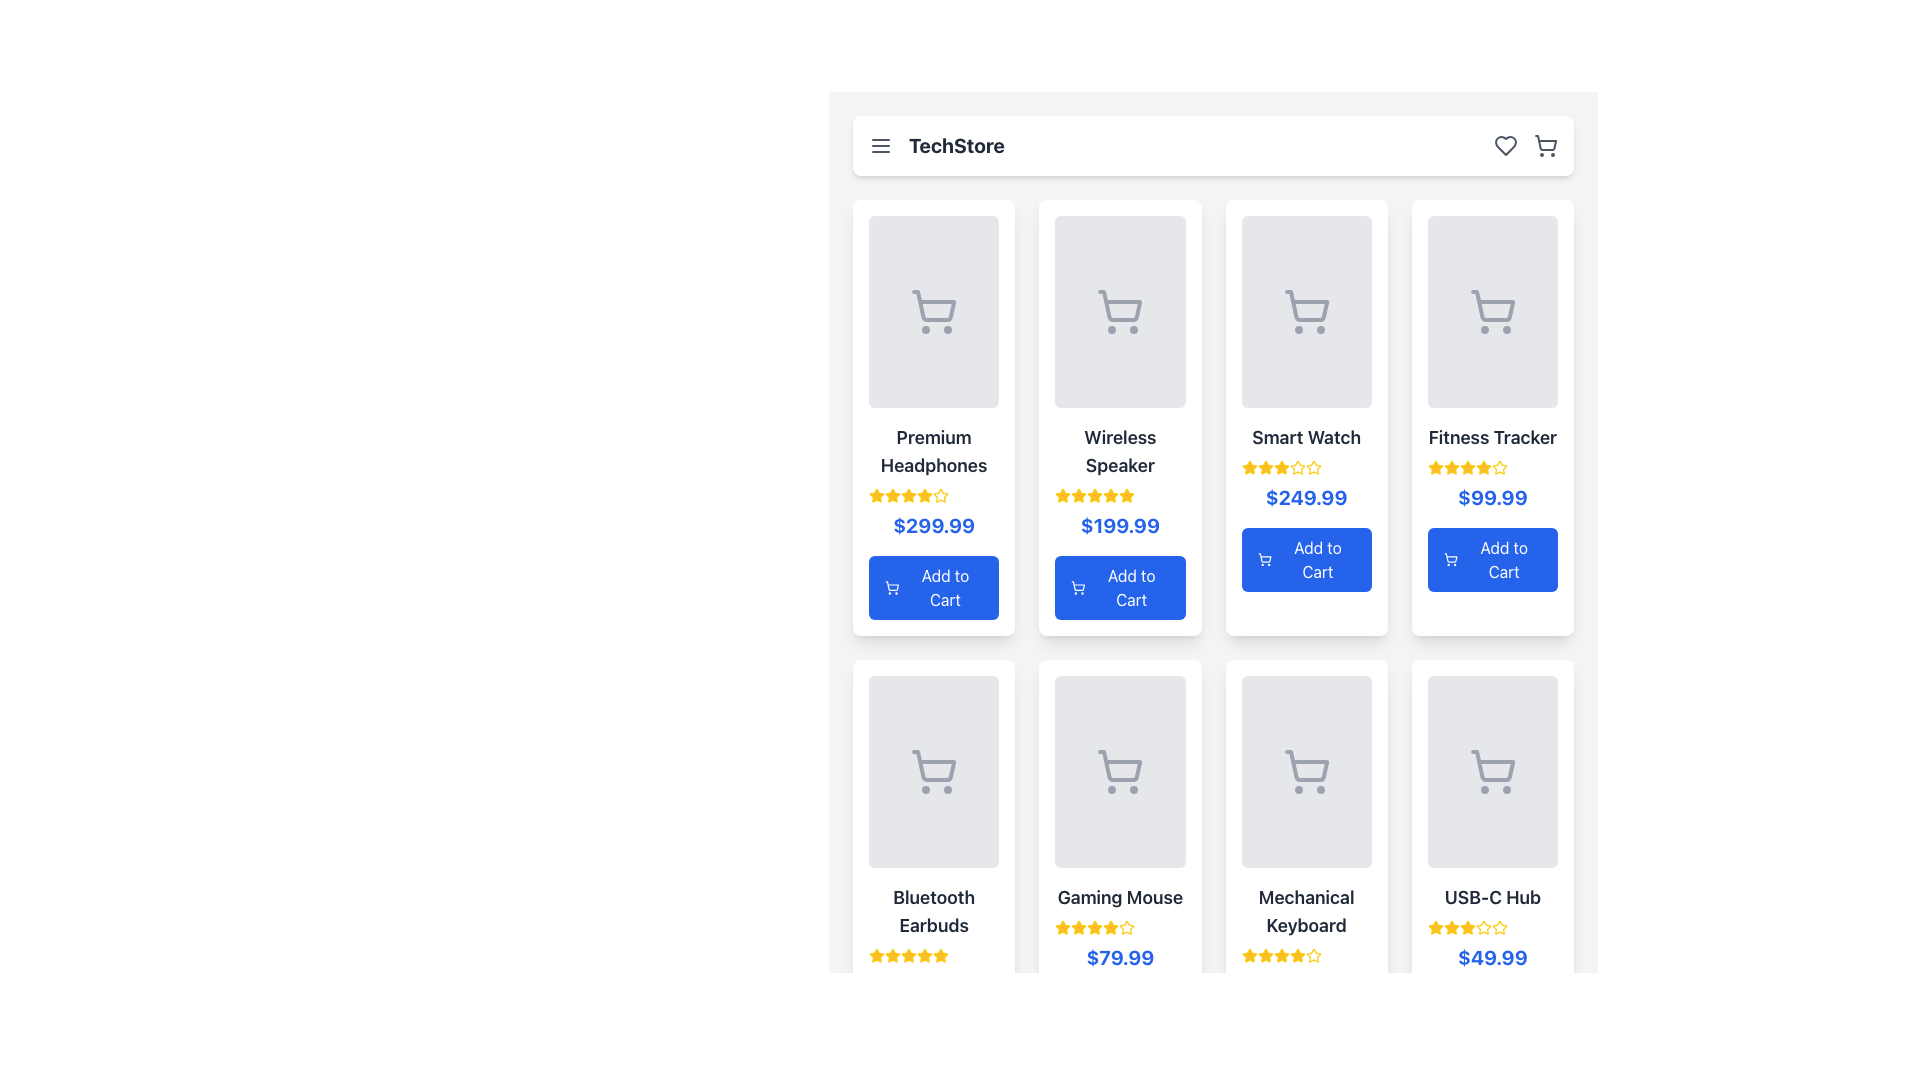  I want to click on the third star icon in the rating component of the 'Smart Watch' product, so click(1281, 467).